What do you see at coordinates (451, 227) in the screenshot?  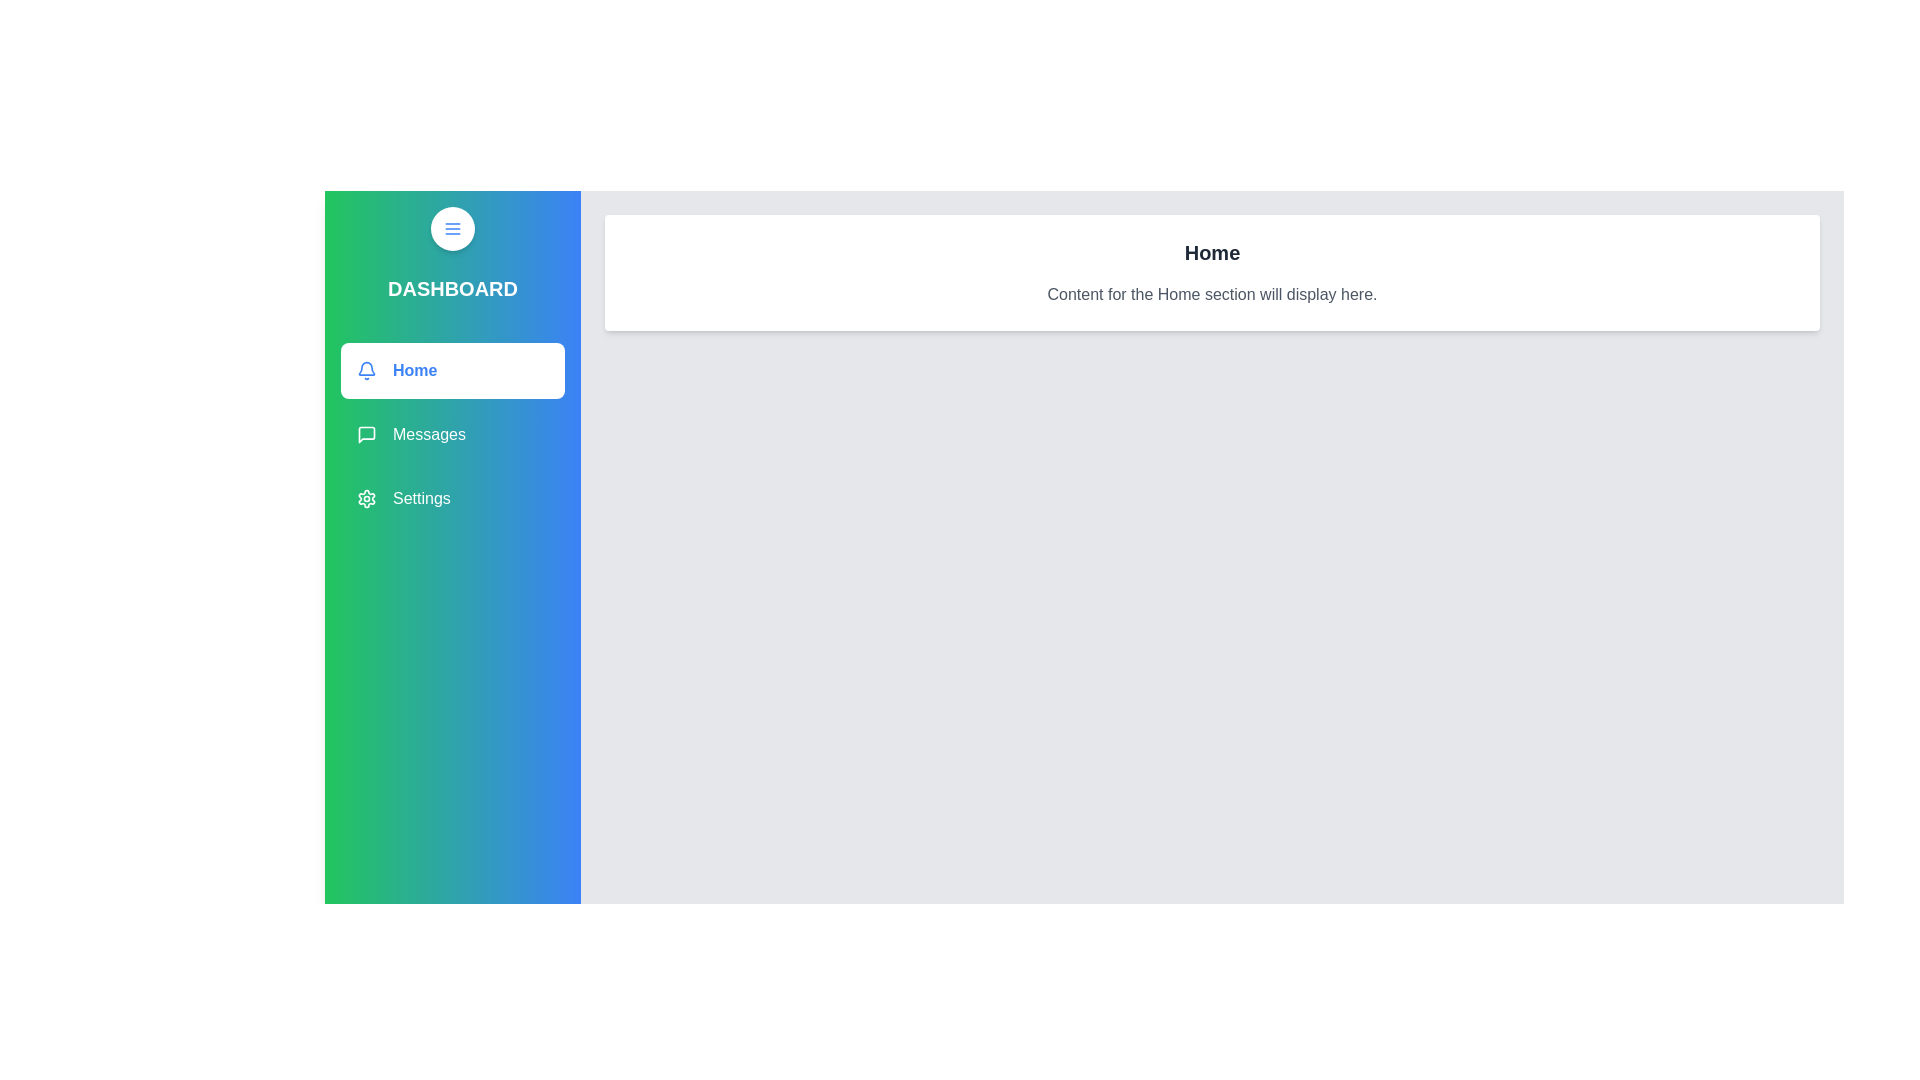 I see `the menu button to toggle the drawer open or closed` at bounding box center [451, 227].